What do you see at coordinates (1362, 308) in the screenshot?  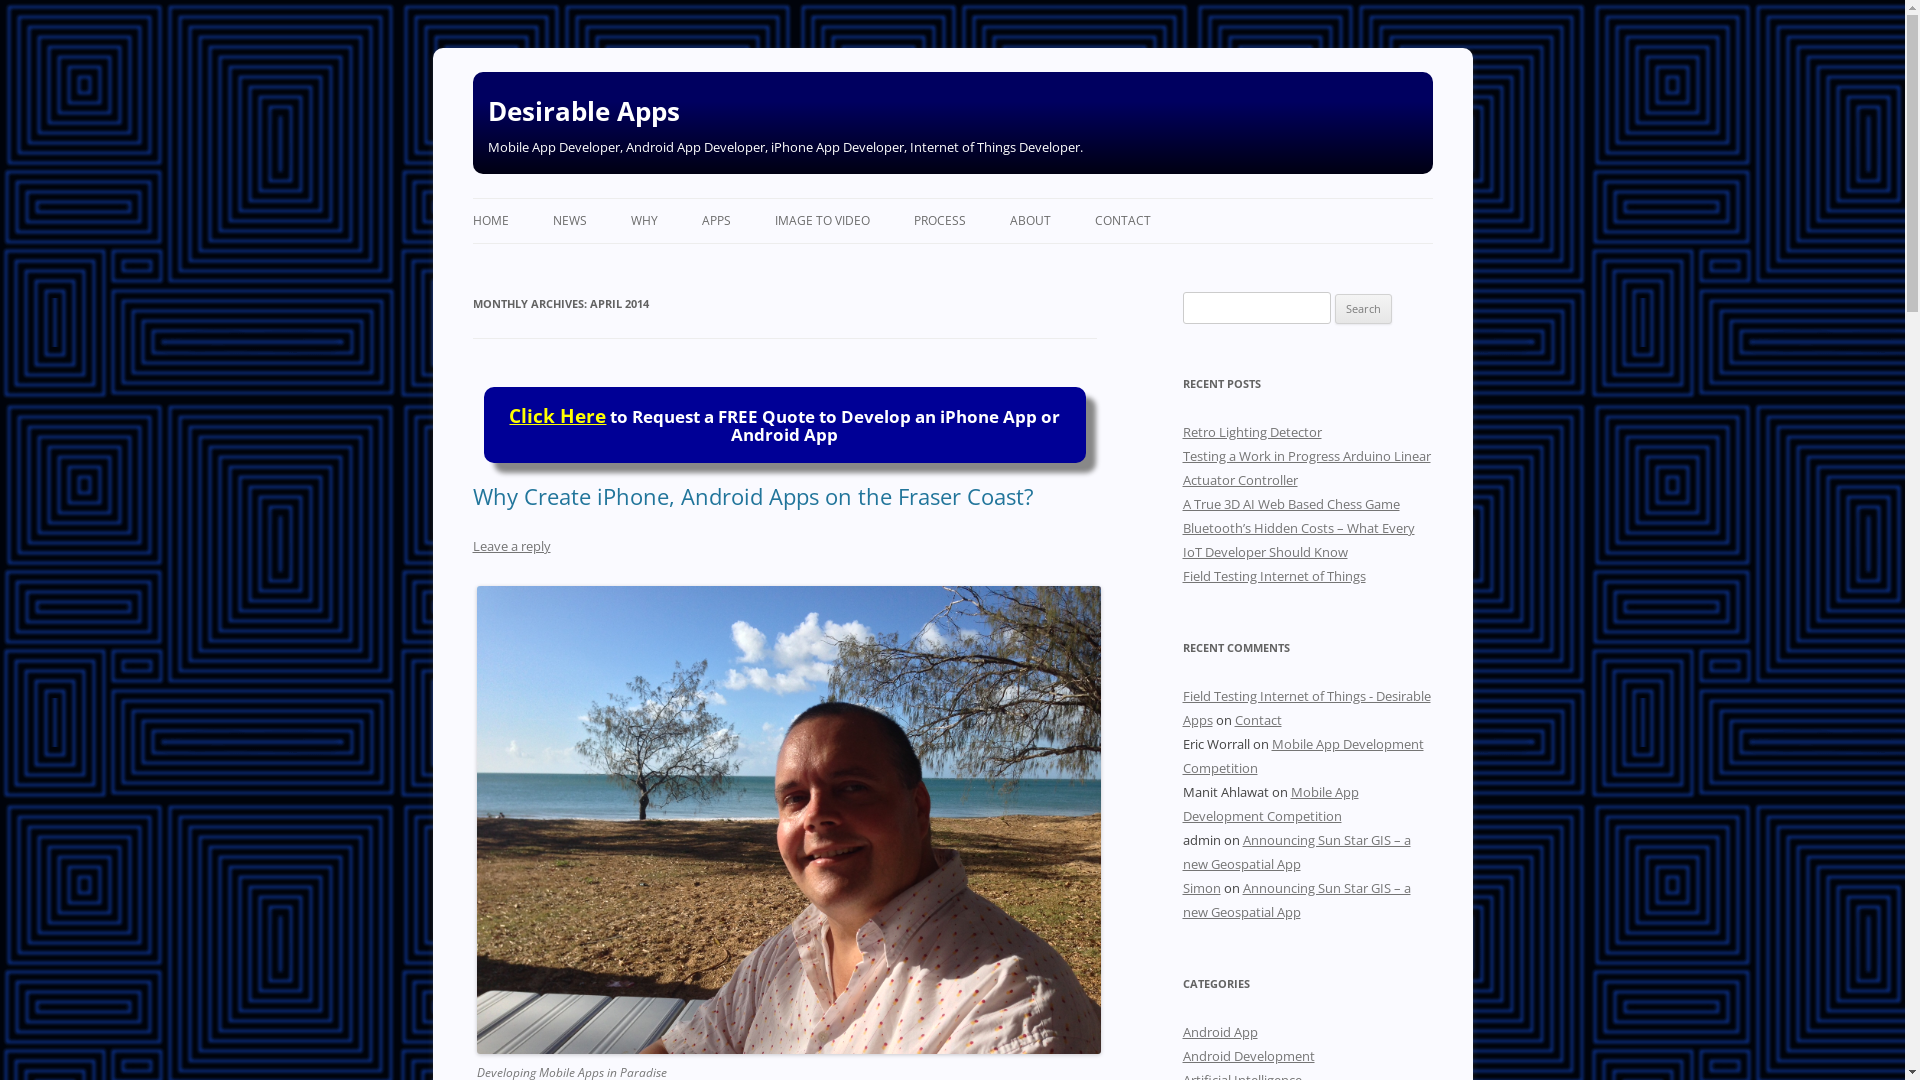 I see `'Search'` at bounding box center [1362, 308].